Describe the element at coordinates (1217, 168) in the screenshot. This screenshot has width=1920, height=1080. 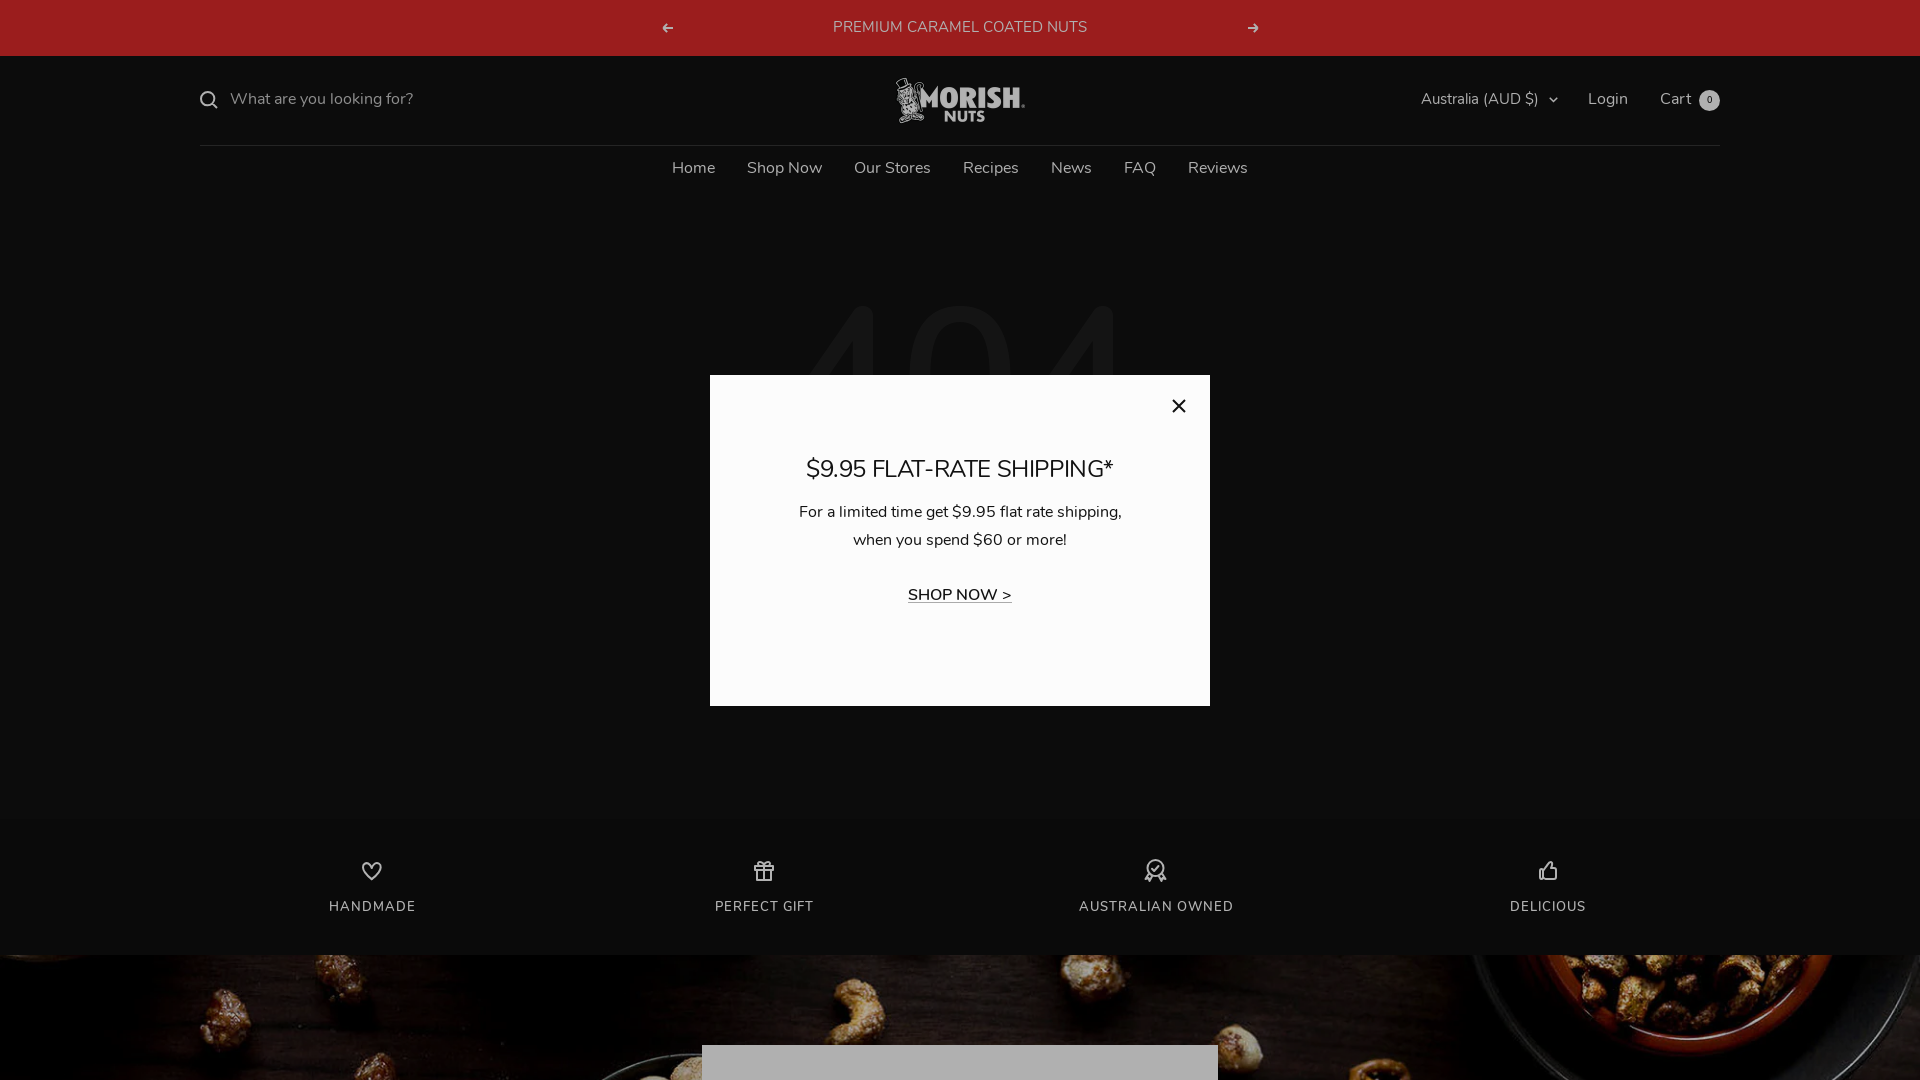
I see `'Reviews'` at that location.